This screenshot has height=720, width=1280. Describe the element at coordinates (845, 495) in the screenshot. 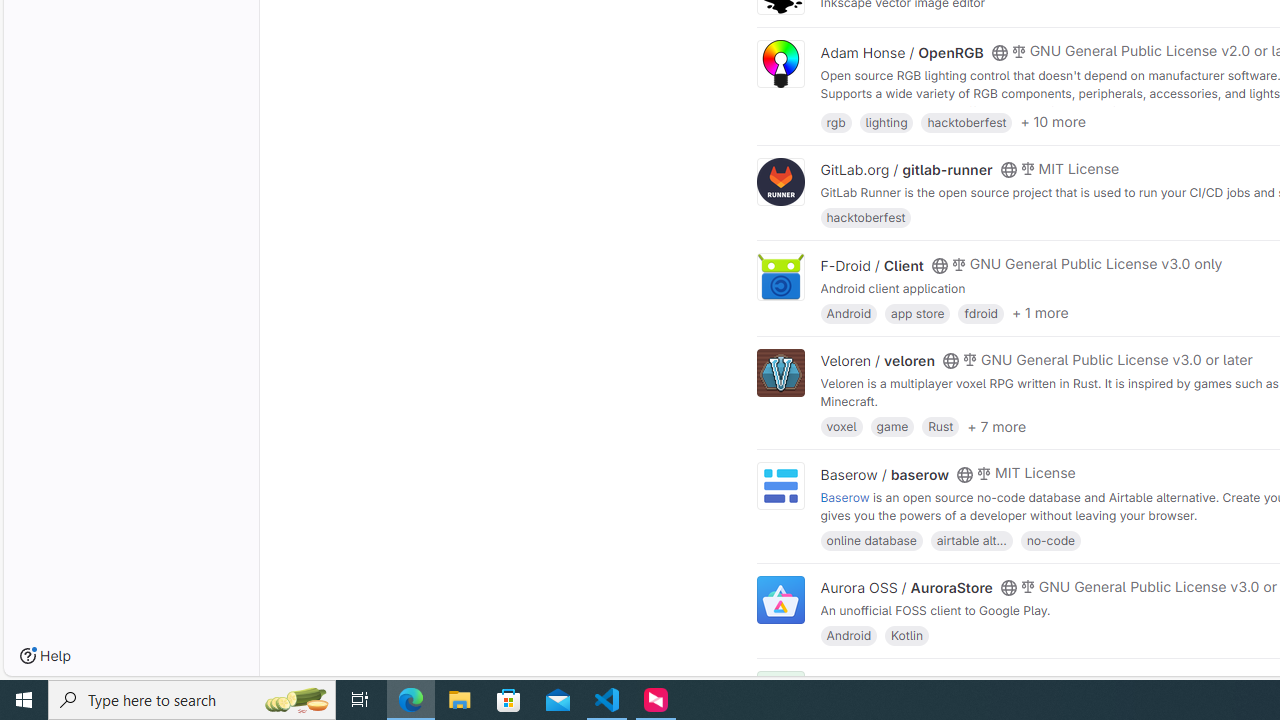

I see `'Baserow'` at that location.